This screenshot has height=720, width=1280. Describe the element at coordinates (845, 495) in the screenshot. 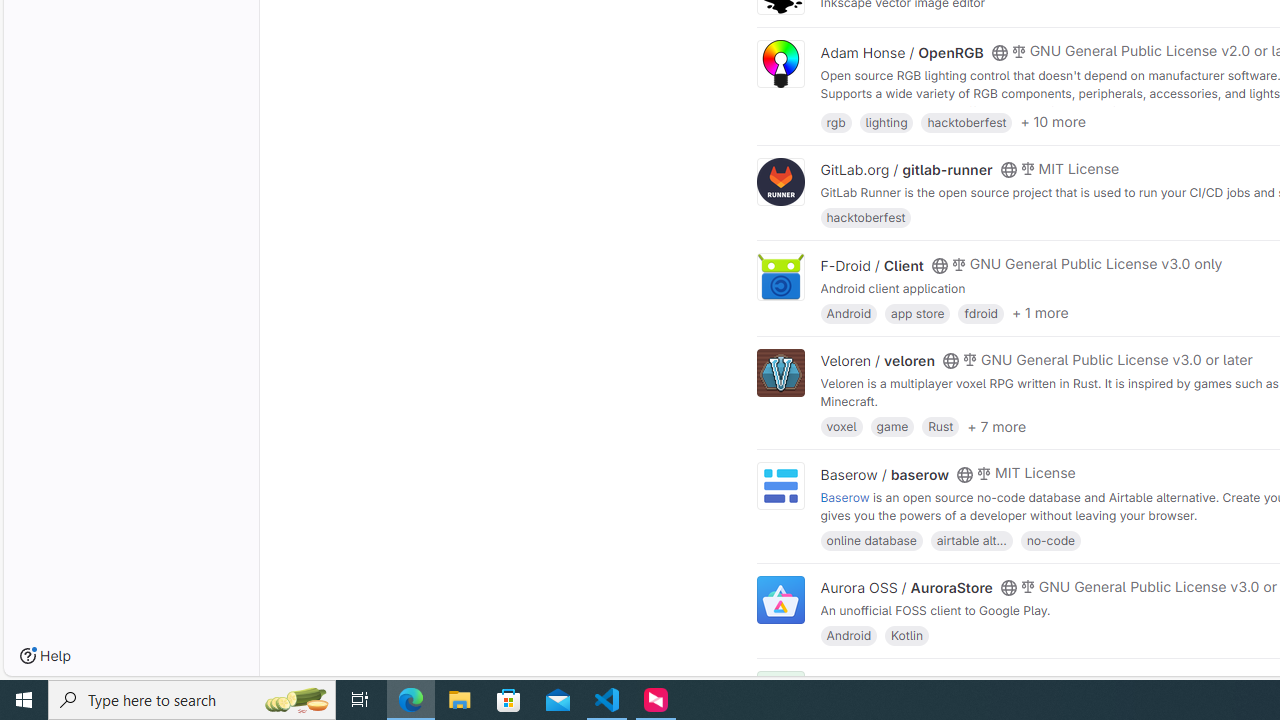

I see `'Baserow'` at that location.